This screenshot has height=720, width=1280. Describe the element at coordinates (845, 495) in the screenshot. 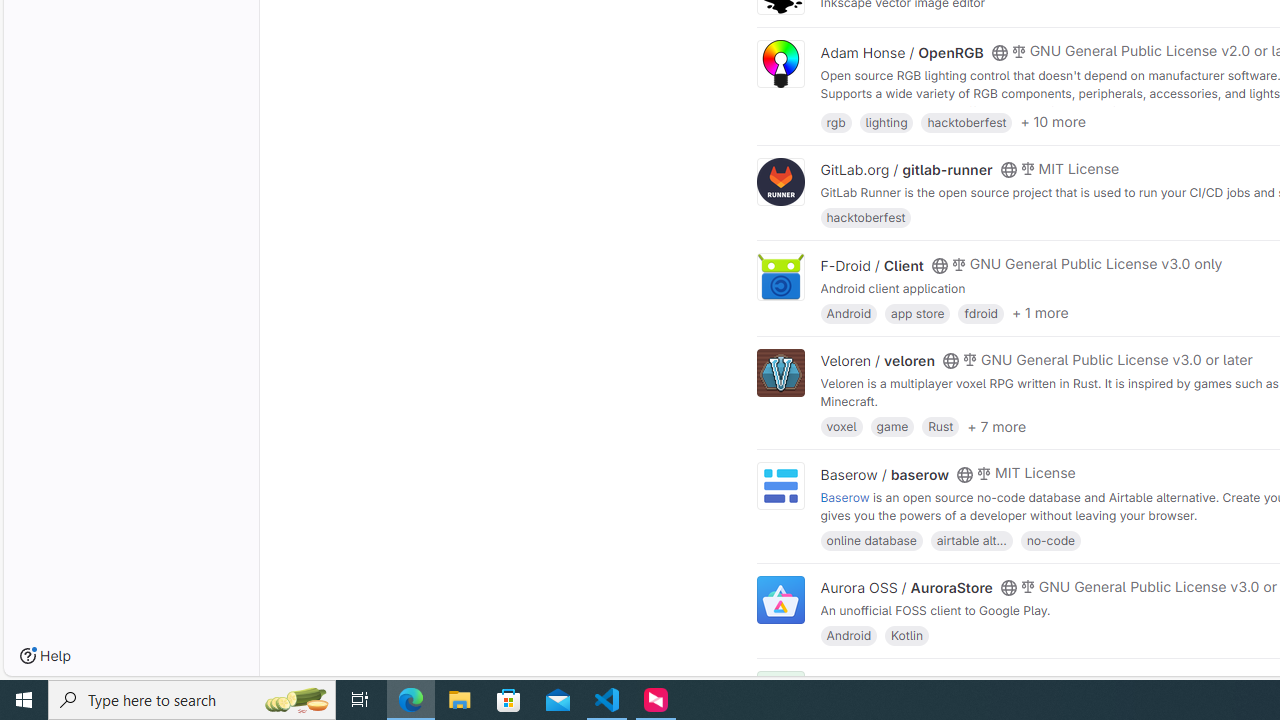

I see `'Baserow'` at that location.